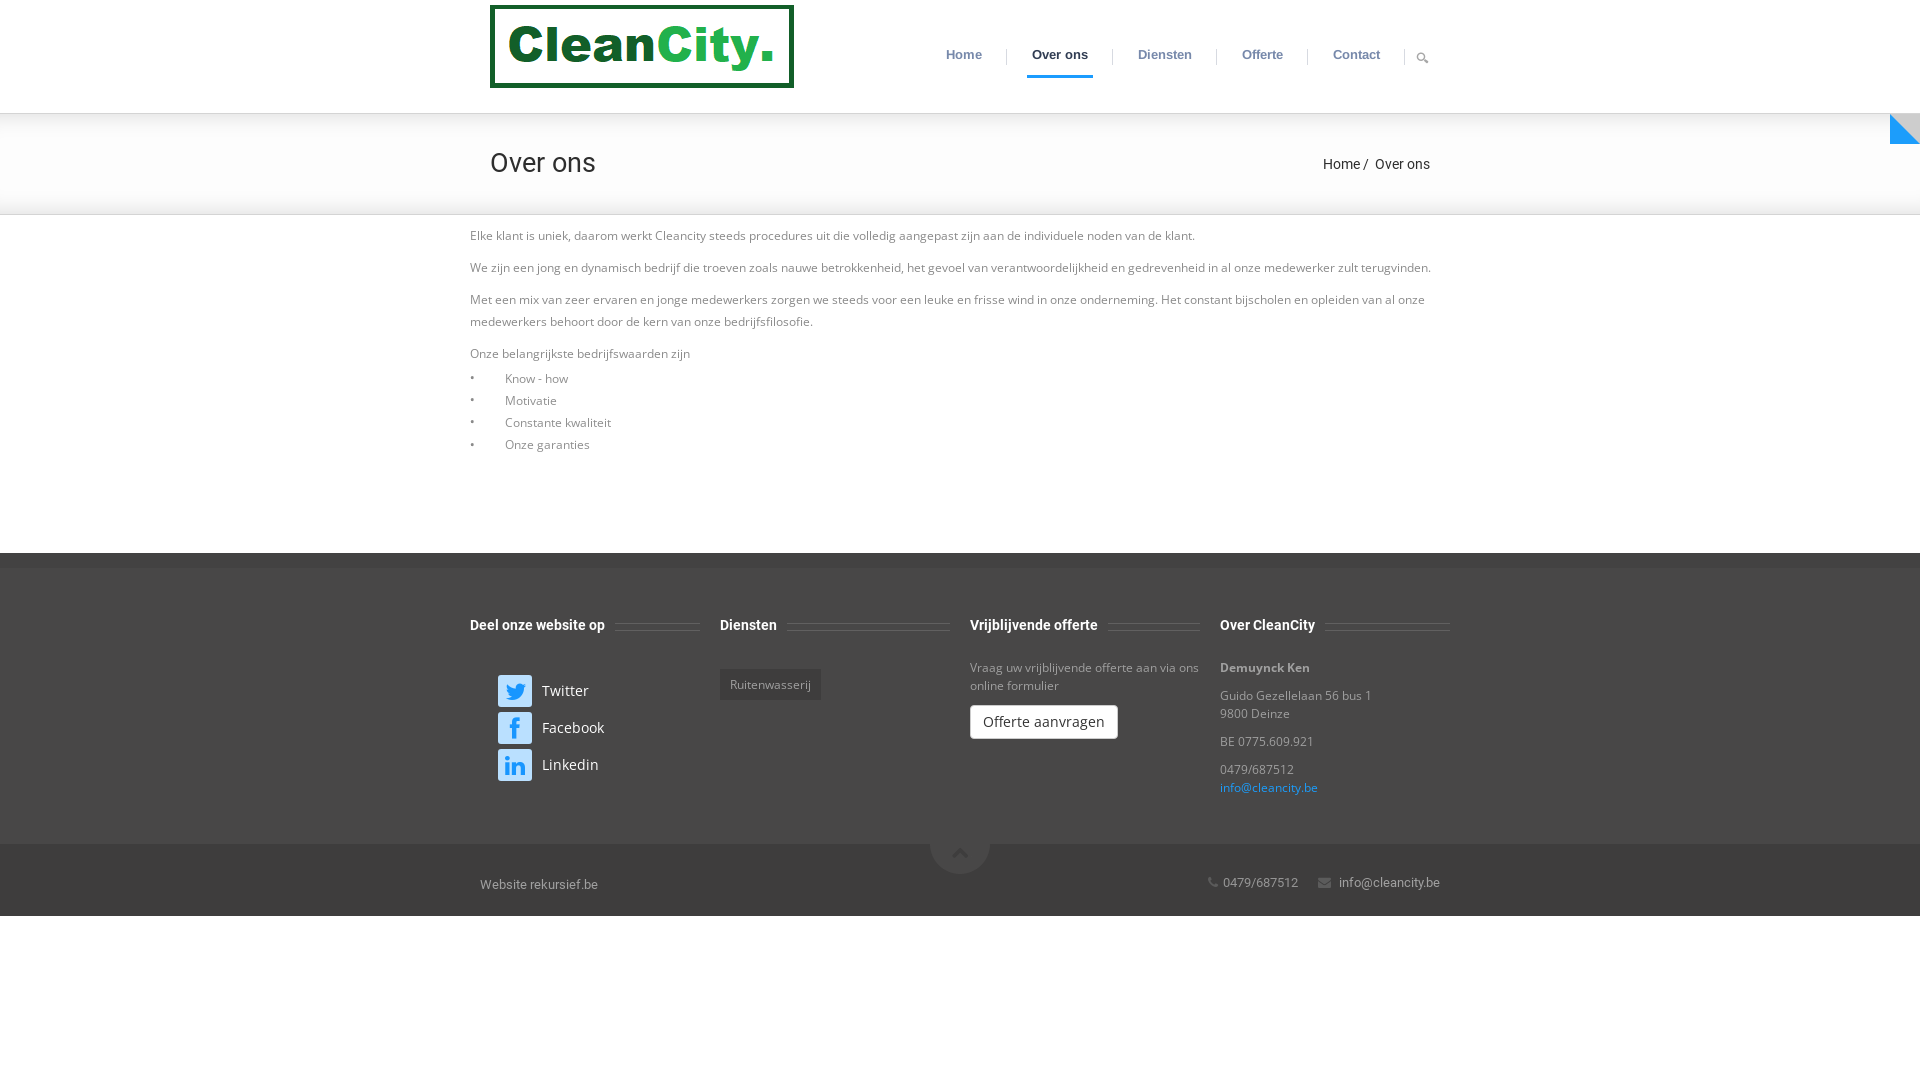 The height and width of the screenshot is (1080, 1920). Describe the element at coordinates (571, 727) in the screenshot. I see `'Facebook'` at that location.